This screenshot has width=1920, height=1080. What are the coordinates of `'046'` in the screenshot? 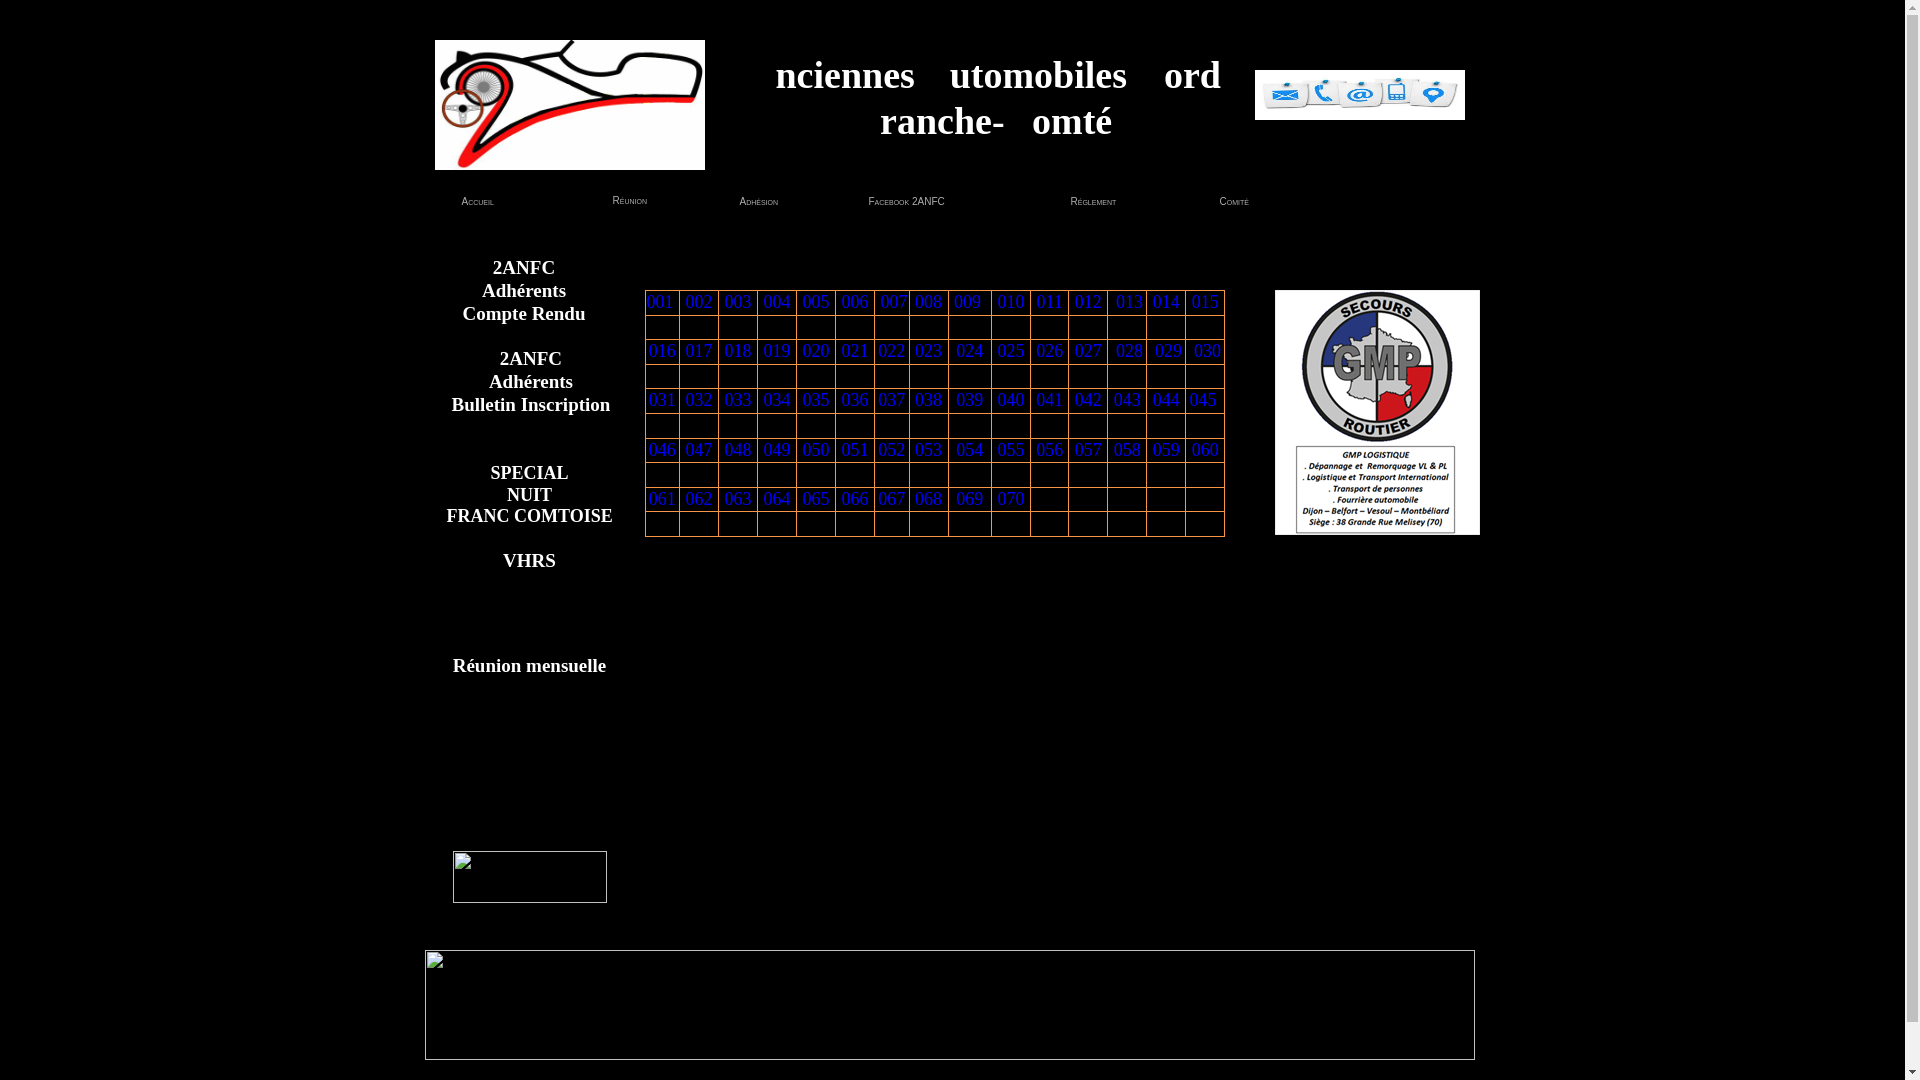 It's located at (662, 450).